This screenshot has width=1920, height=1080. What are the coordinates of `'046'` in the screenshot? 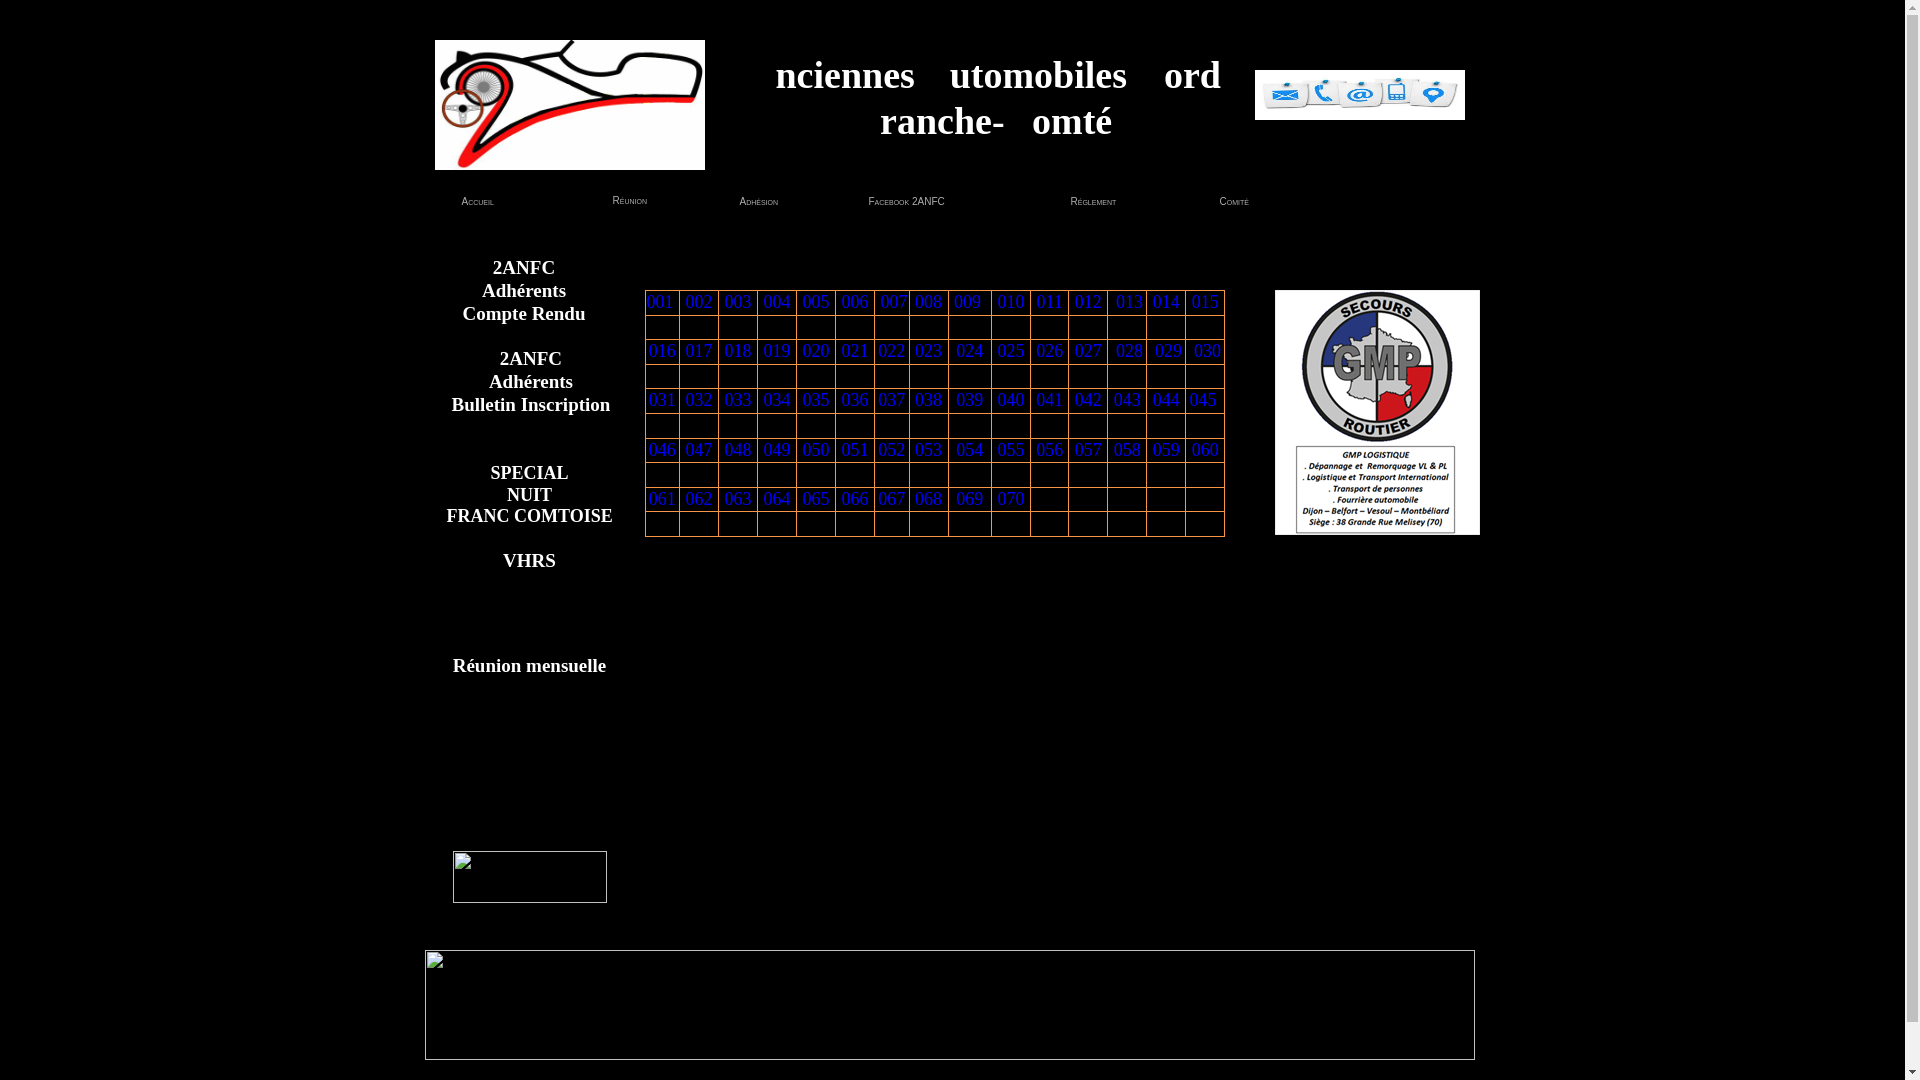 It's located at (662, 450).